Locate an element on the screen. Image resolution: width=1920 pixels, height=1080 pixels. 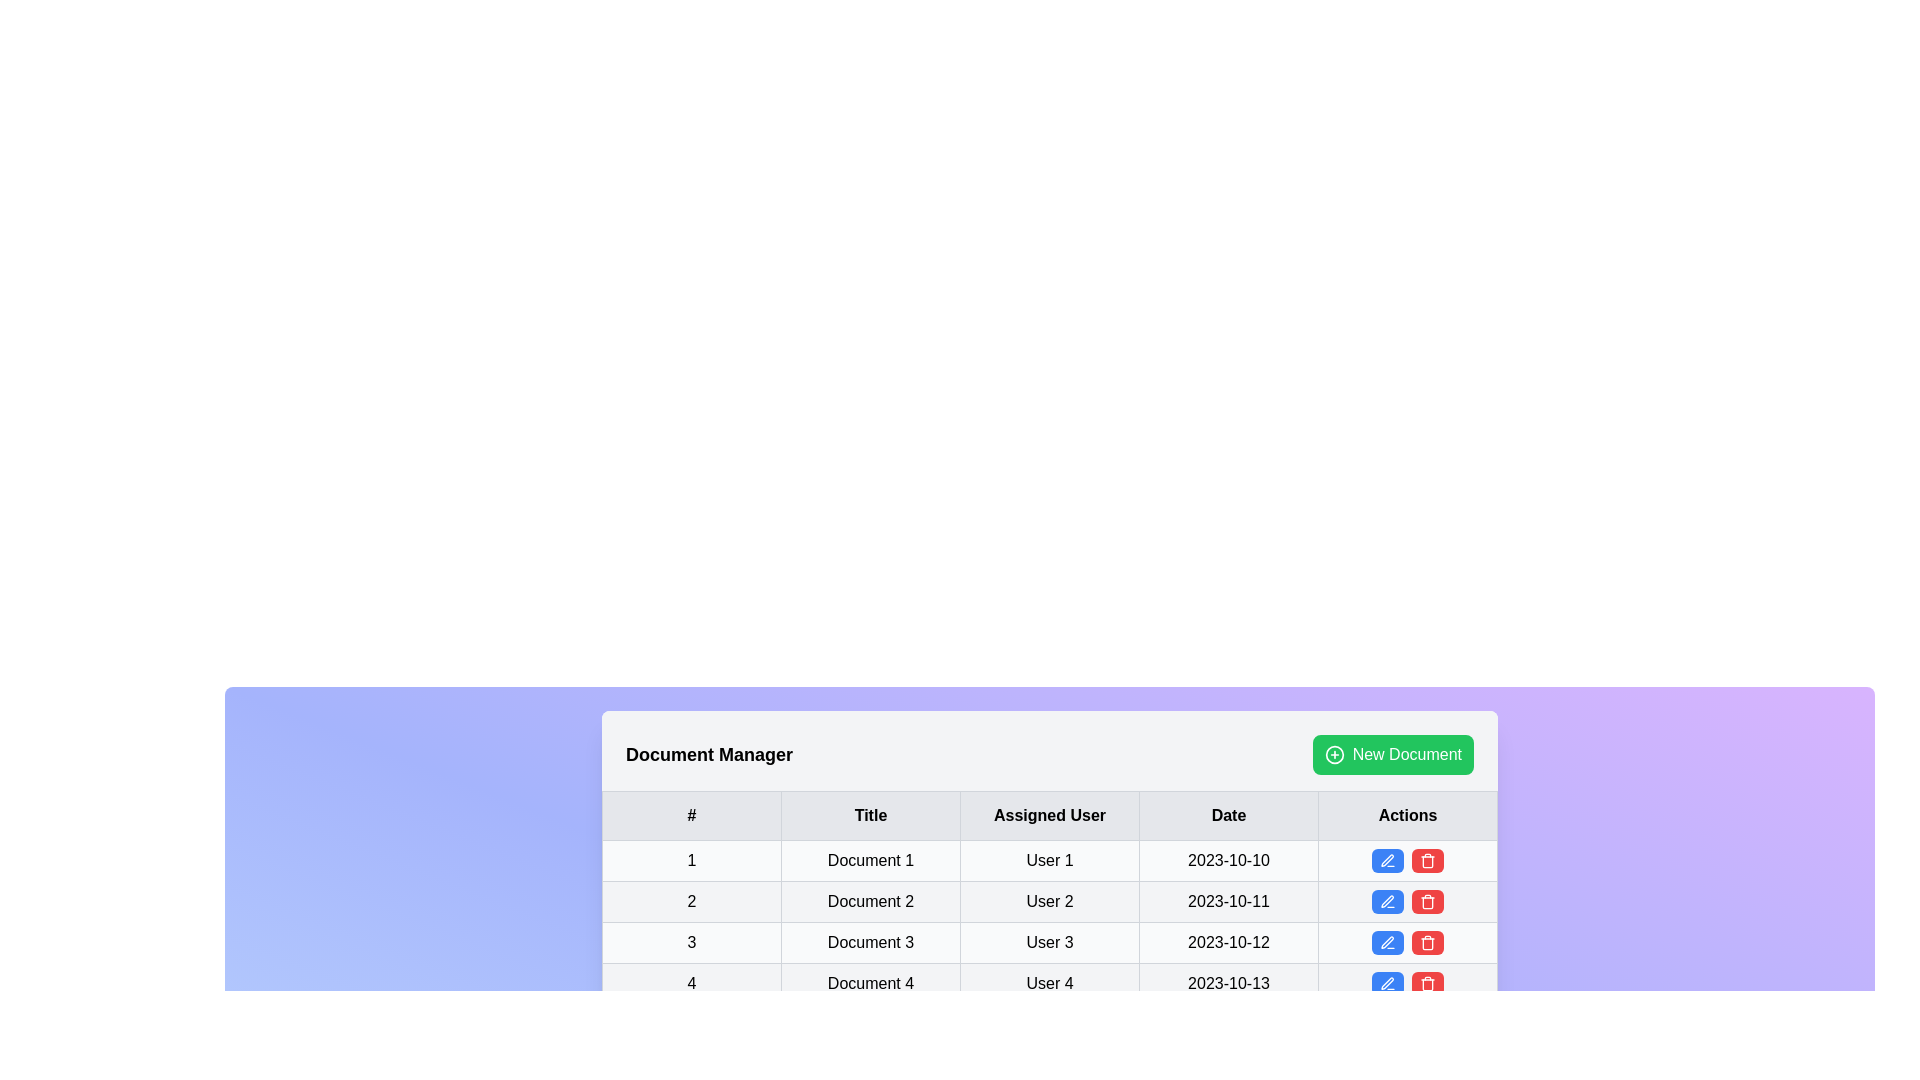
the blue button with rounded corners and a white pen icon located in the Actions column of the first row to initiate editing is located at coordinates (1386, 859).